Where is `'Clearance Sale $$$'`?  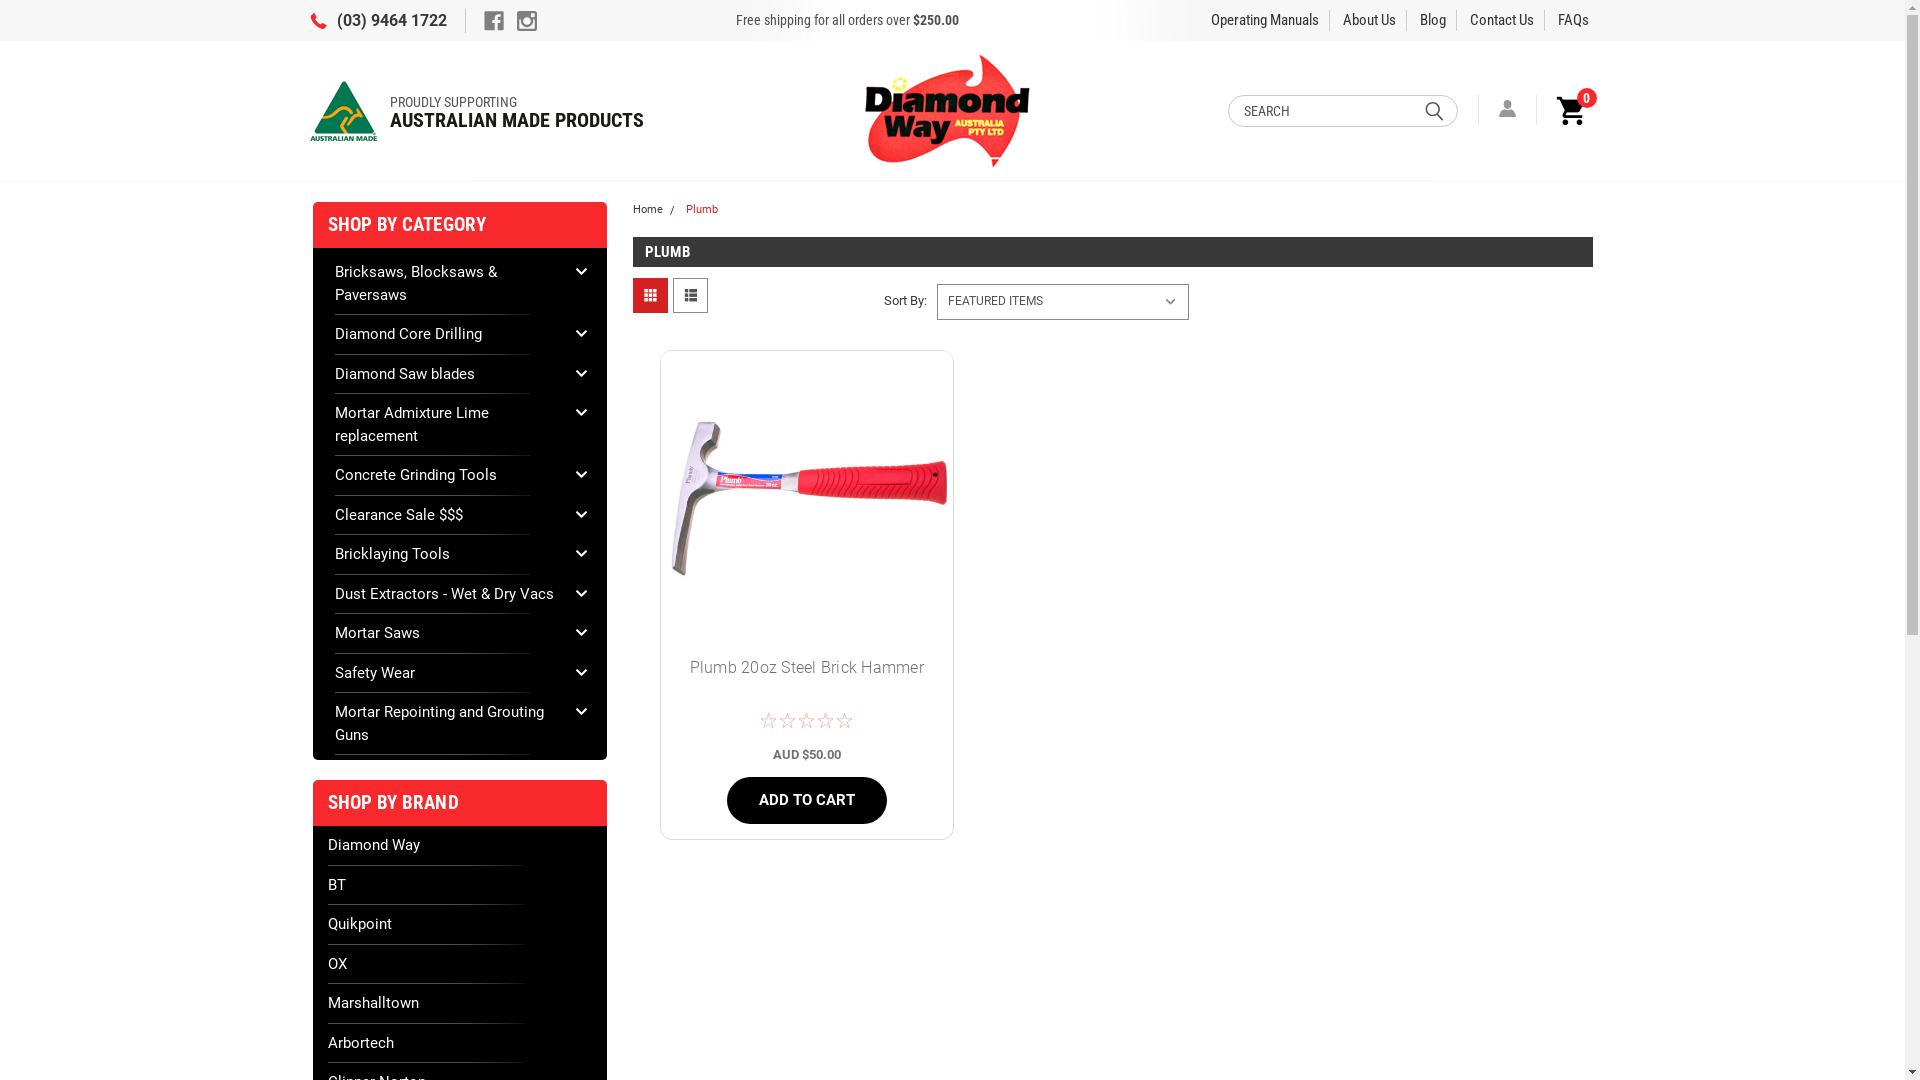
'Clearance Sale $$$' is located at coordinates (446, 514).